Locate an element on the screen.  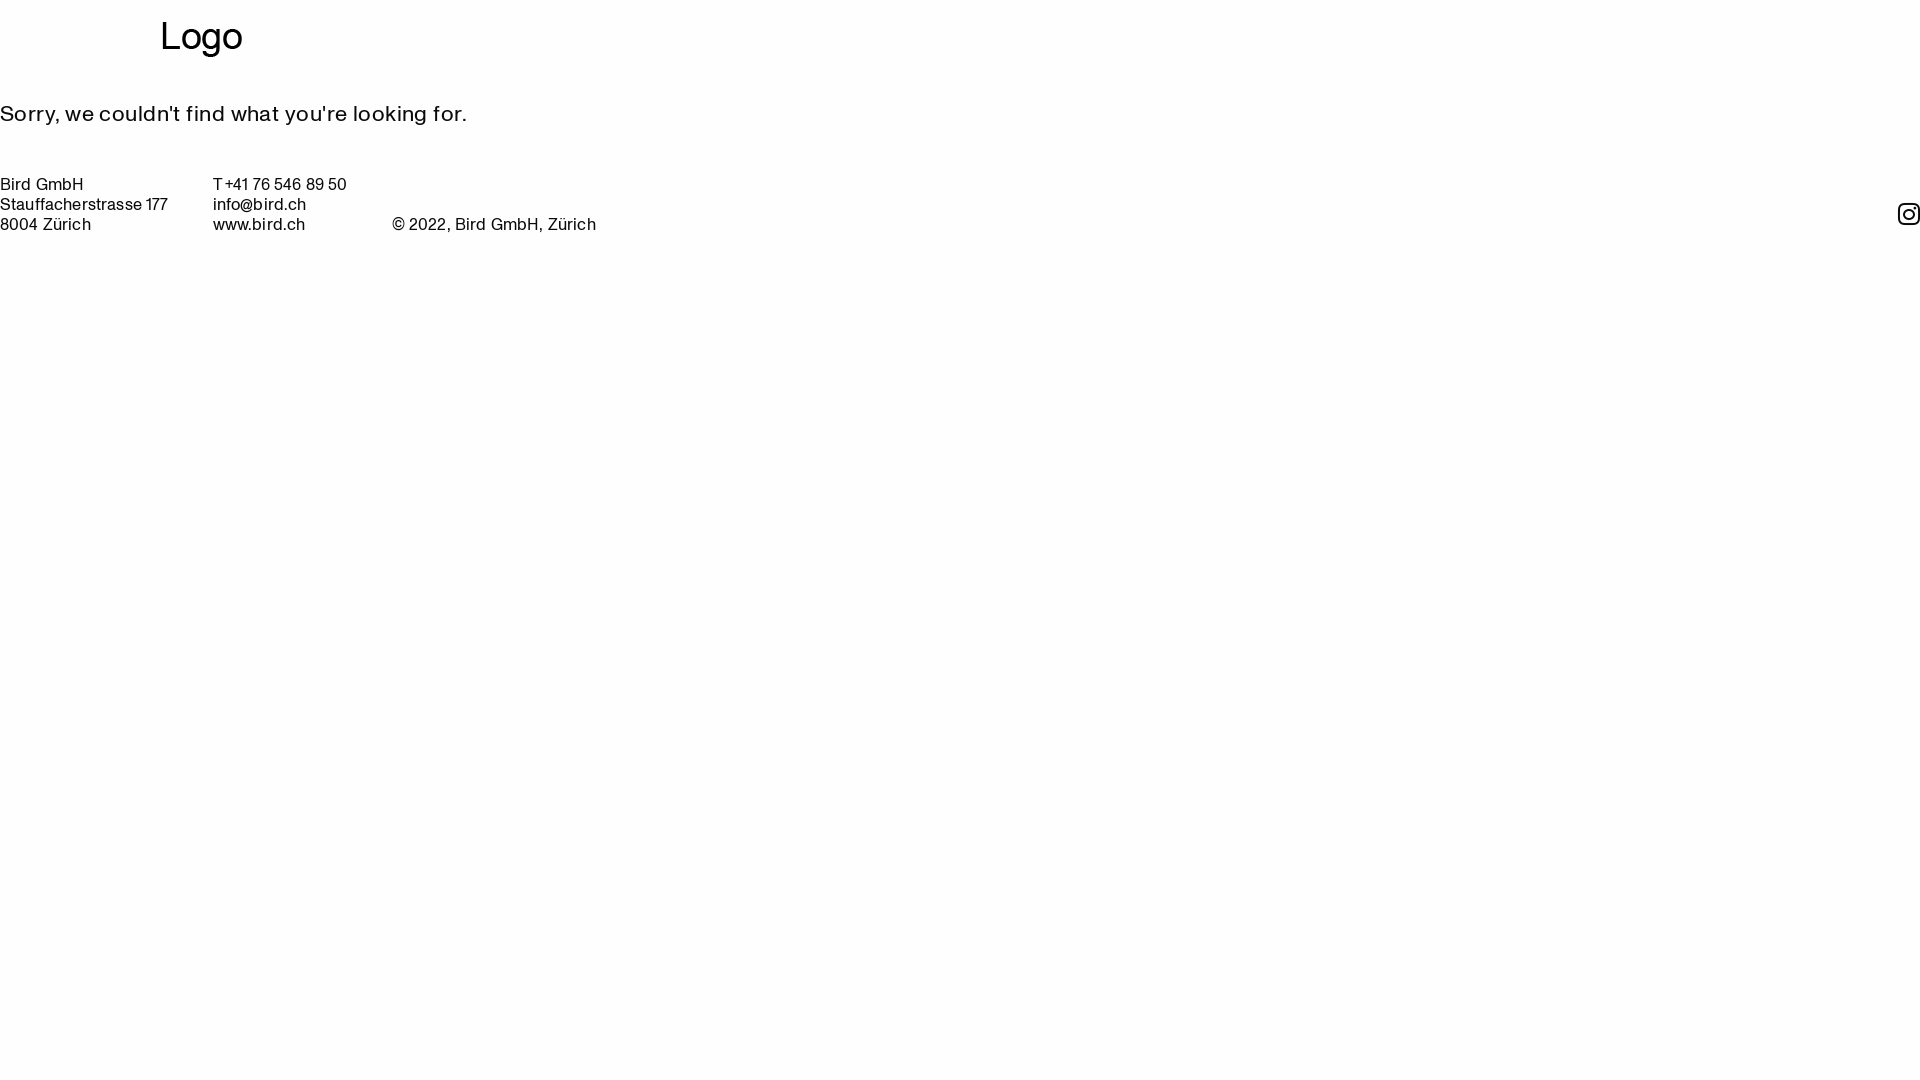
'www.bird.ch' is located at coordinates (258, 224).